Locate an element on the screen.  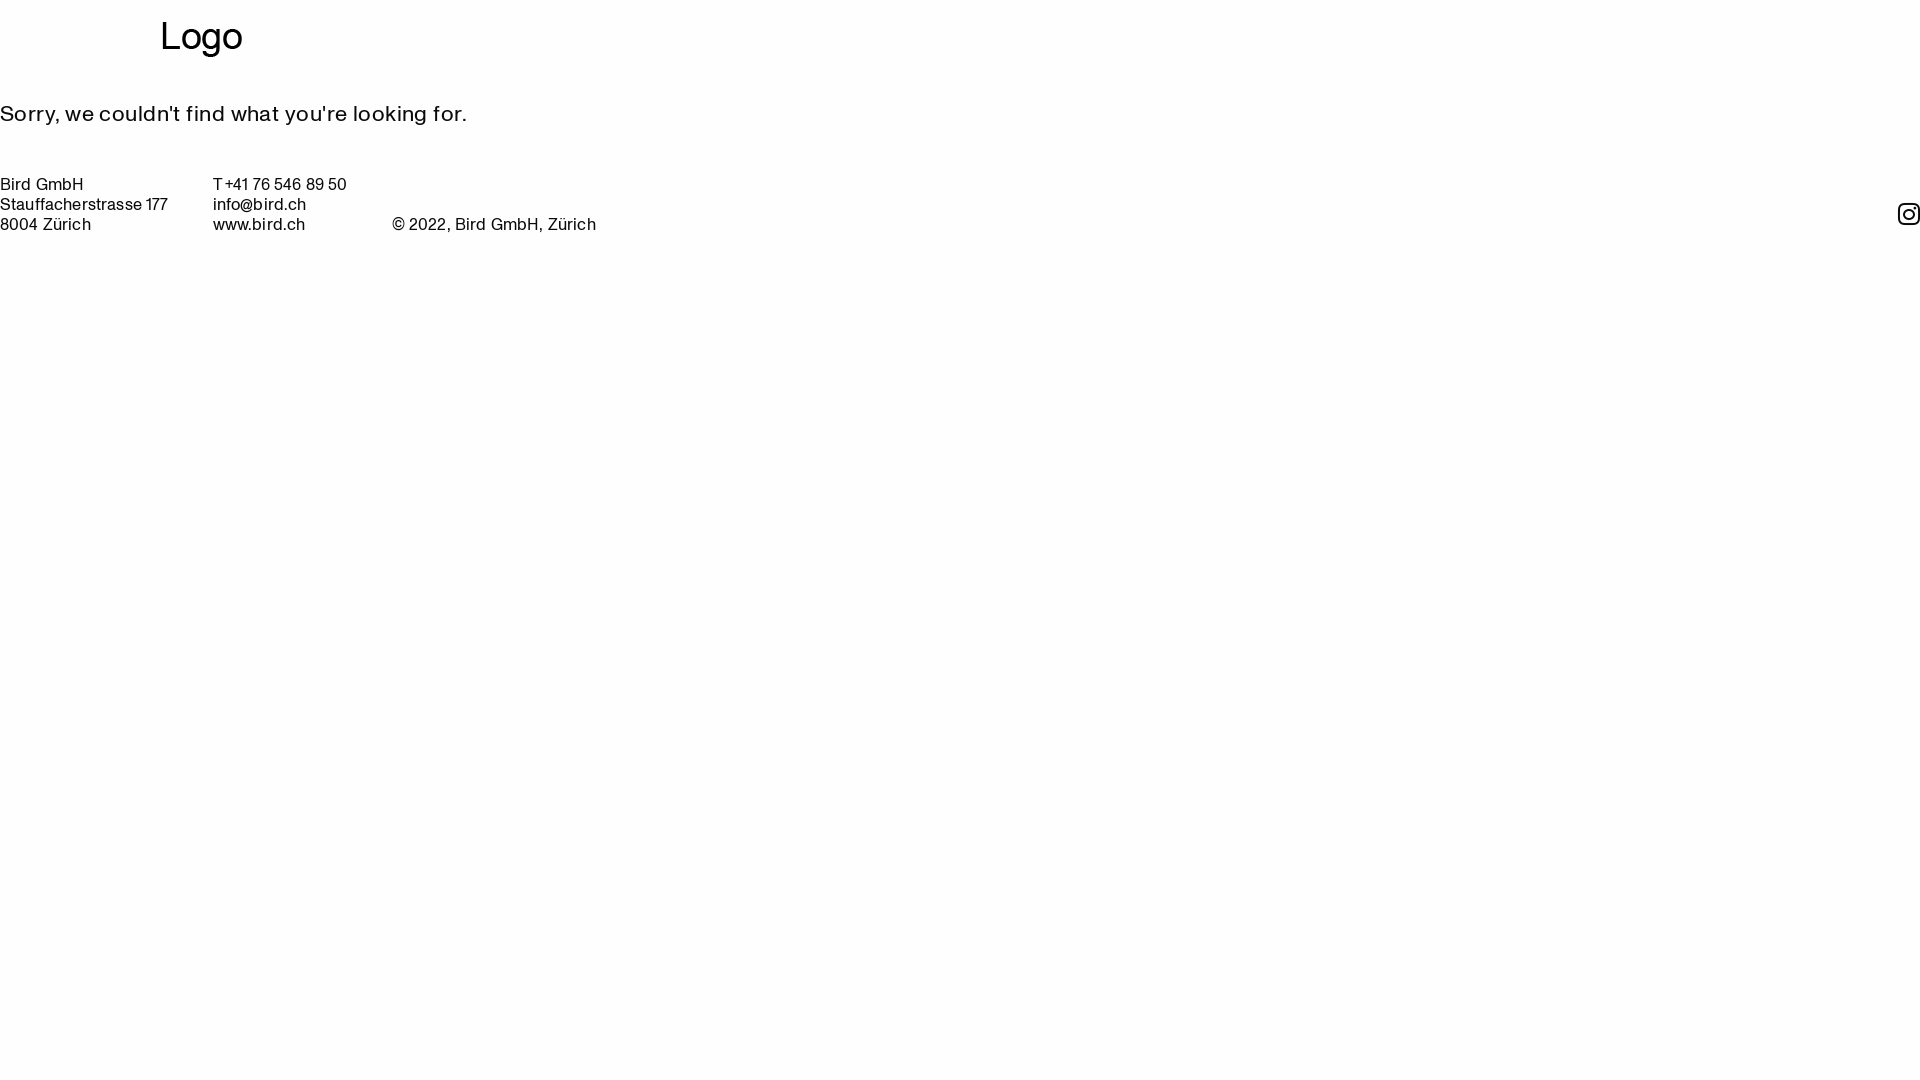
'www.bird.ch' is located at coordinates (258, 224).